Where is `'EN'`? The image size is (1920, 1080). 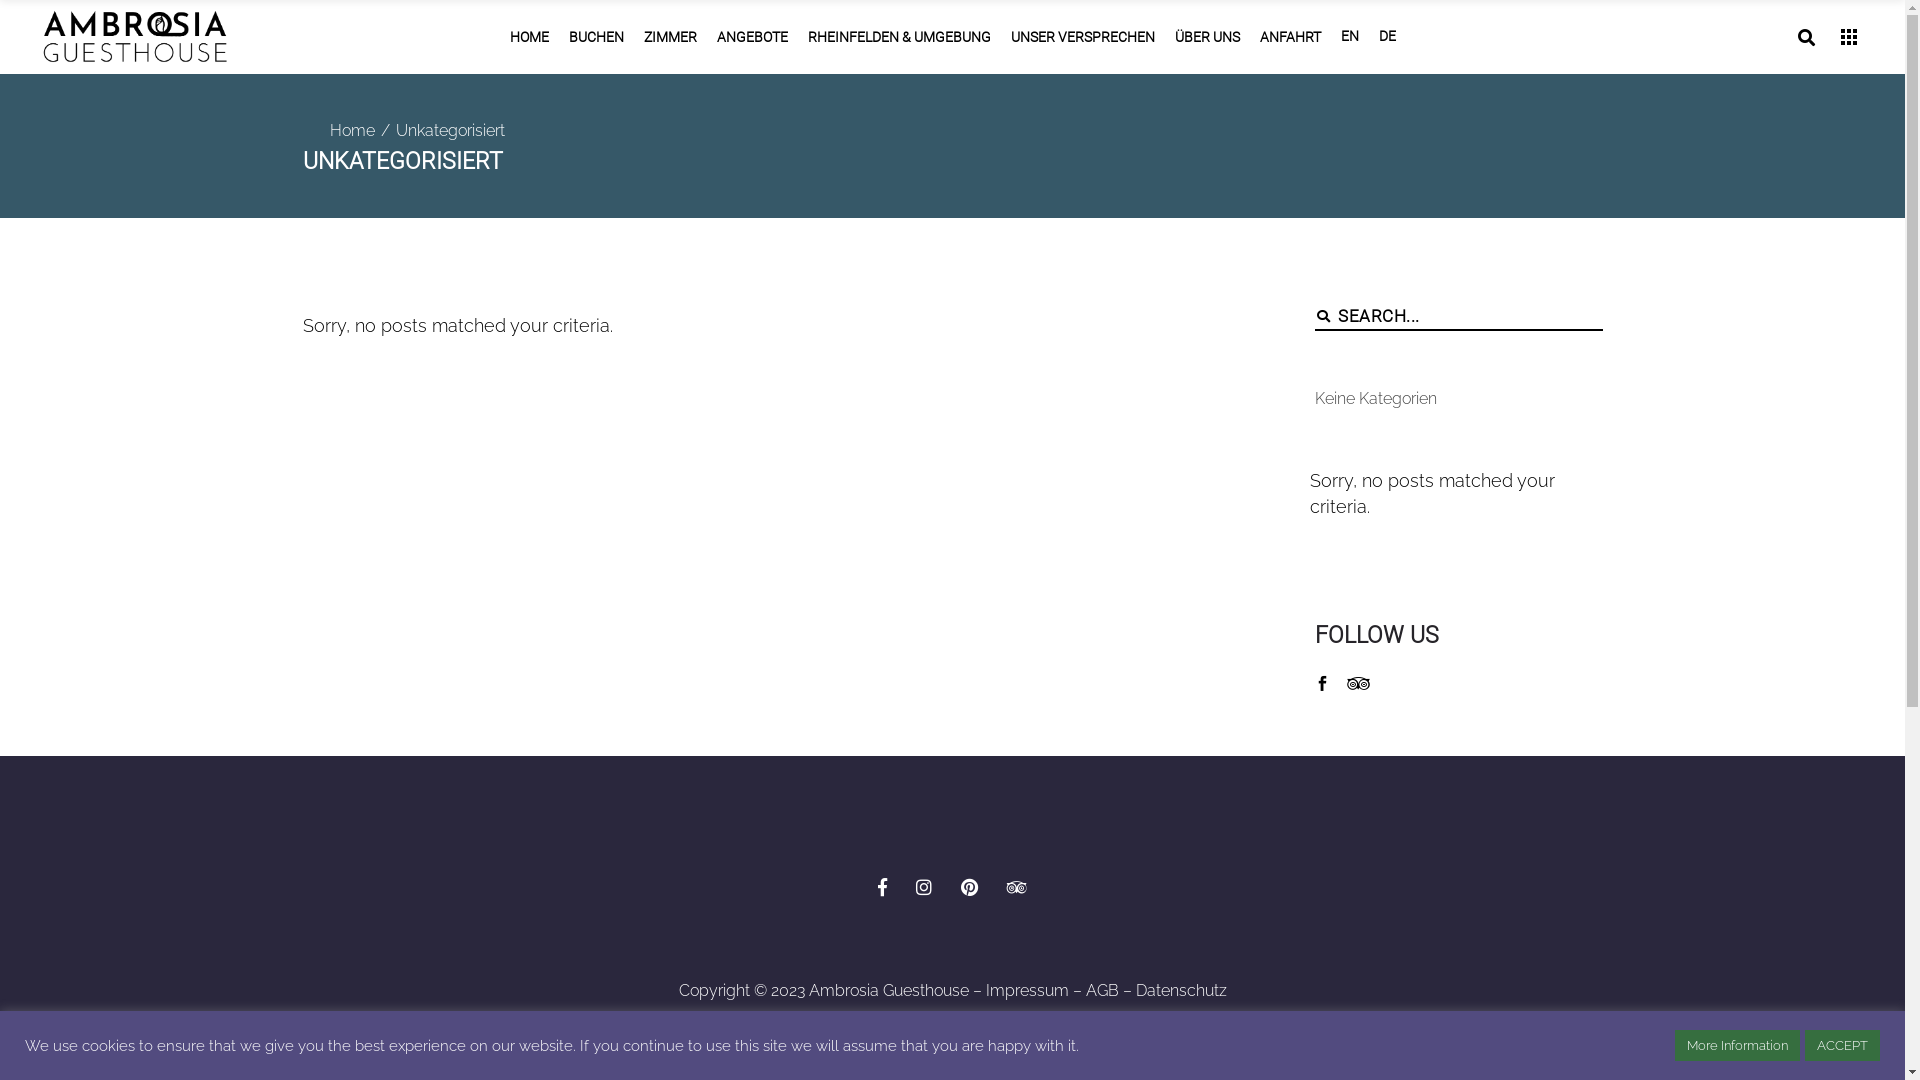
'EN' is located at coordinates (1348, 37).